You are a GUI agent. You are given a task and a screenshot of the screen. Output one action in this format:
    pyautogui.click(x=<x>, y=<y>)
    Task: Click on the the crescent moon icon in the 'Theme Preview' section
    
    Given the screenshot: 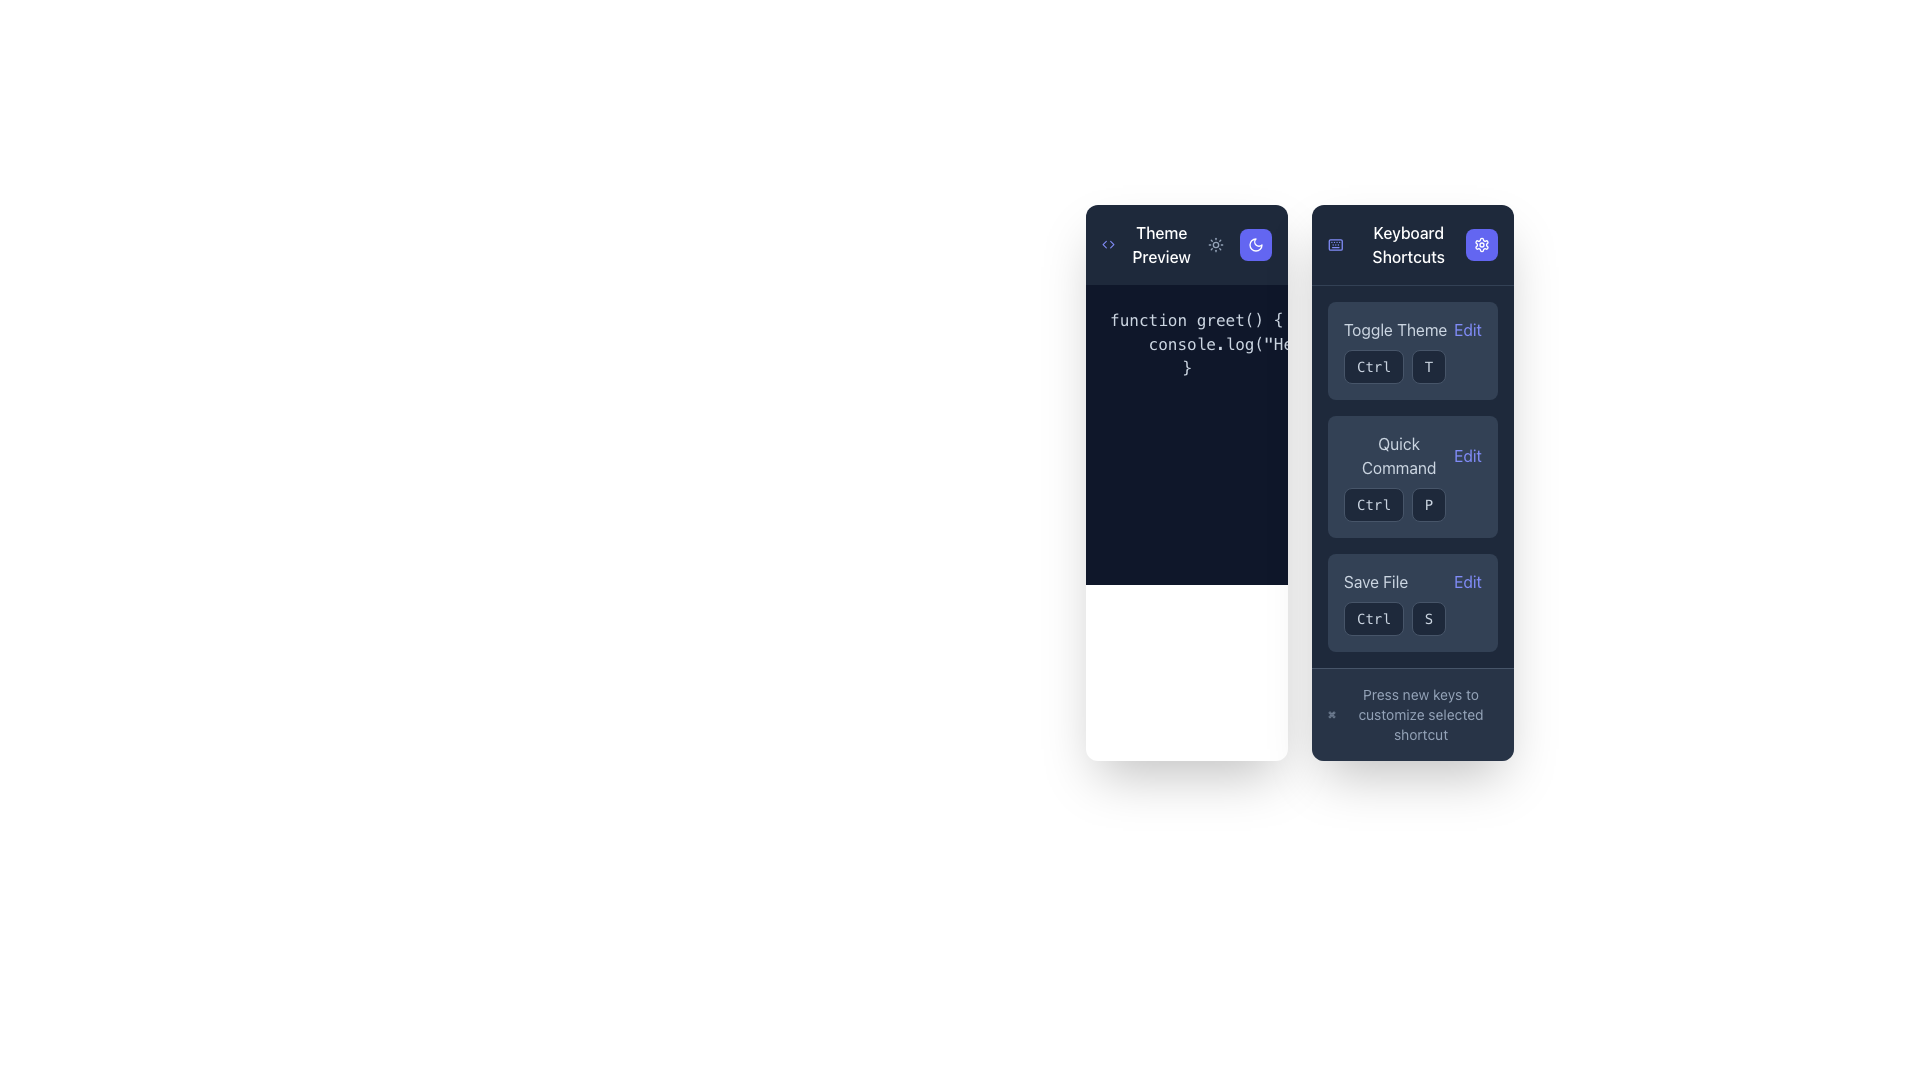 What is the action you would take?
    pyautogui.click(x=1255, y=244)
    